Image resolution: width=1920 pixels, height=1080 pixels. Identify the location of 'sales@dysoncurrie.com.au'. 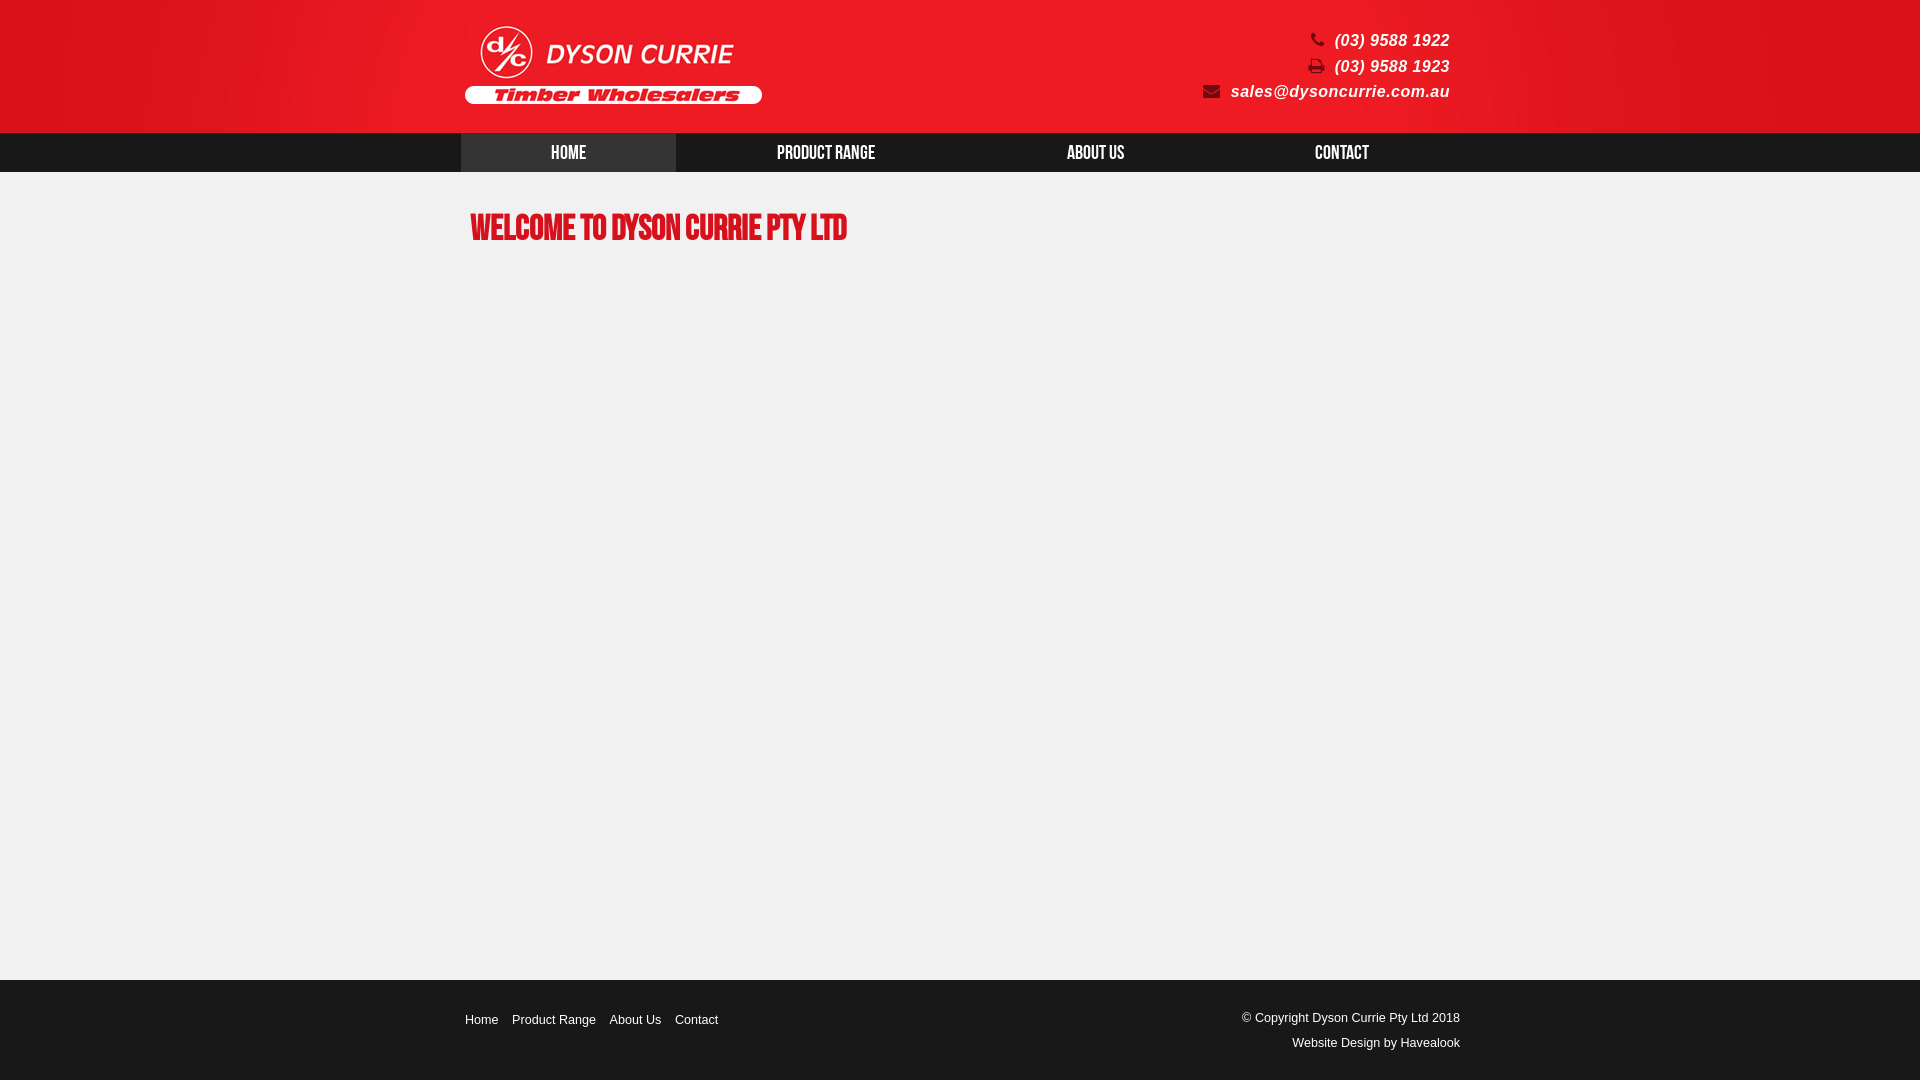
(1326, 91).